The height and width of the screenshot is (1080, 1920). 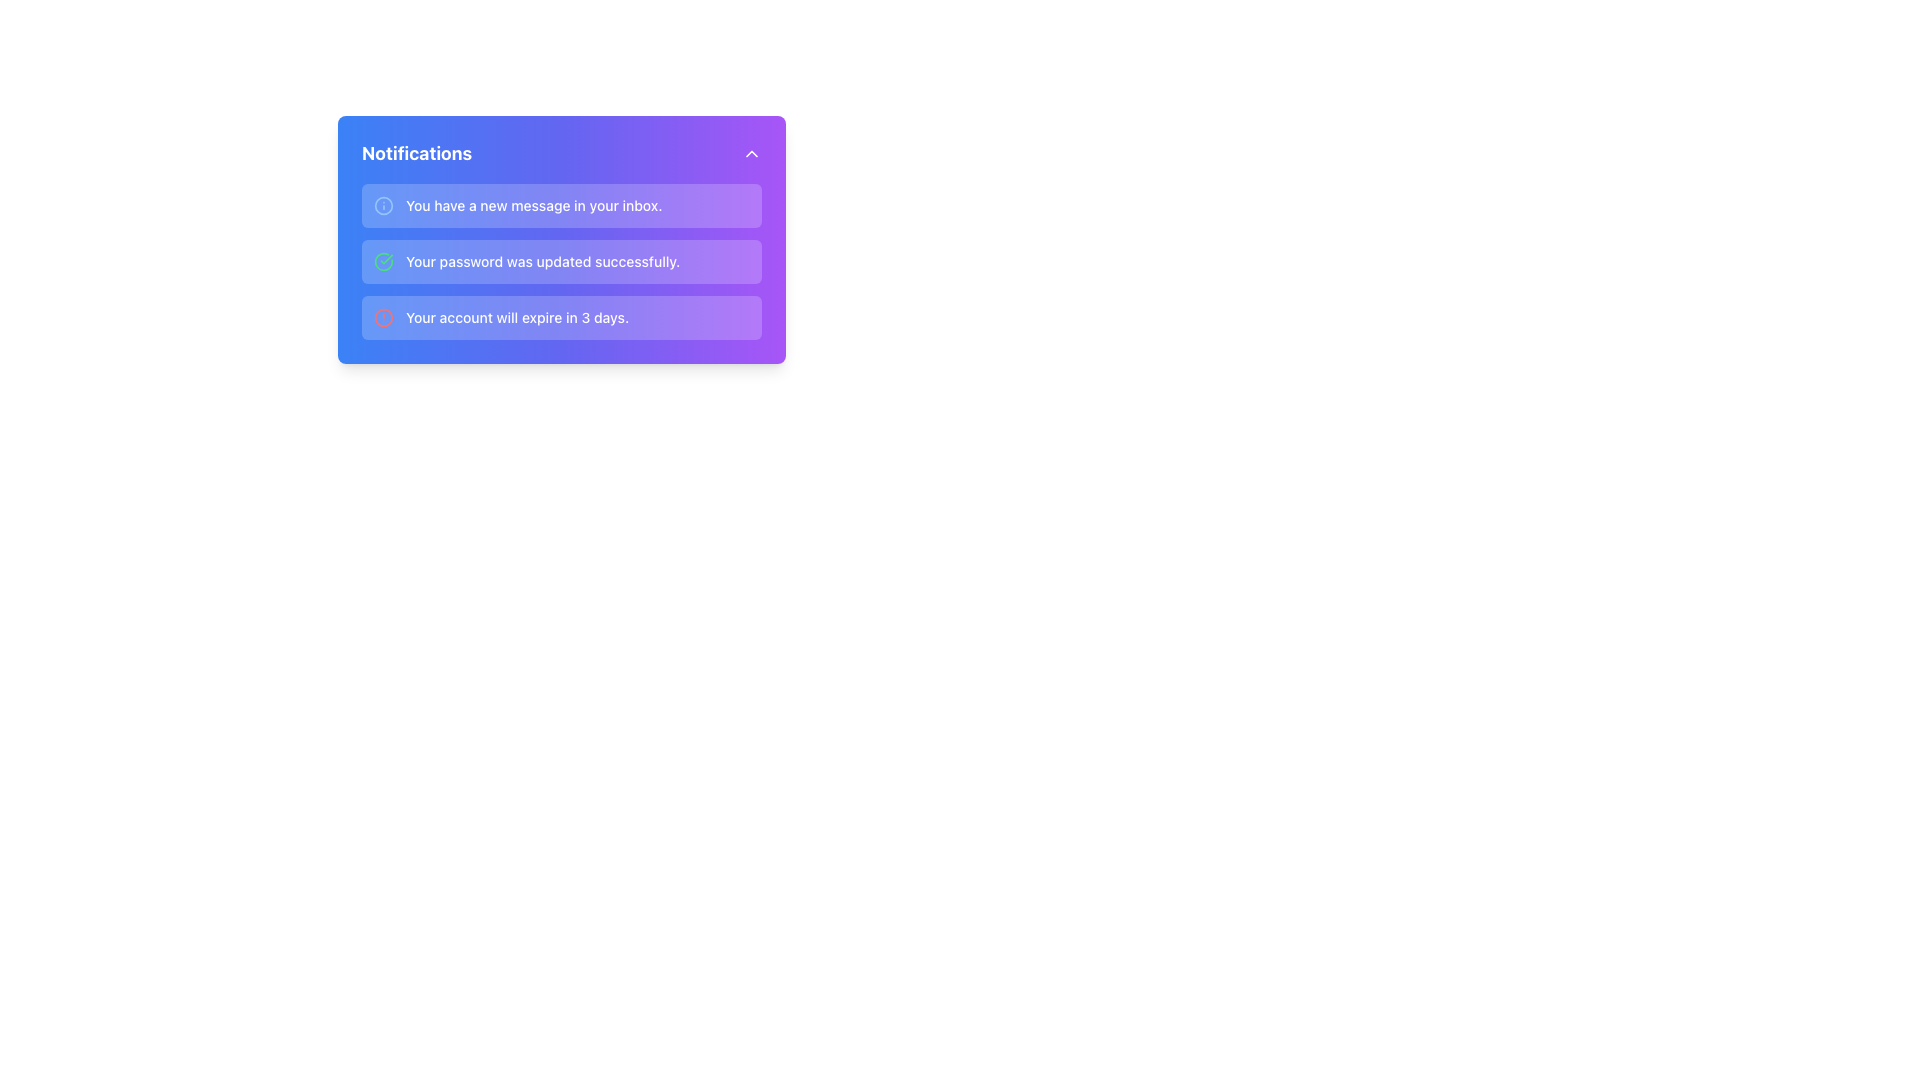 What do you see at coordinates (534, 205) in the screenshot?
I see `the notification message text that informs the user about a new message in their inbox` at bounding box center [534, 205].